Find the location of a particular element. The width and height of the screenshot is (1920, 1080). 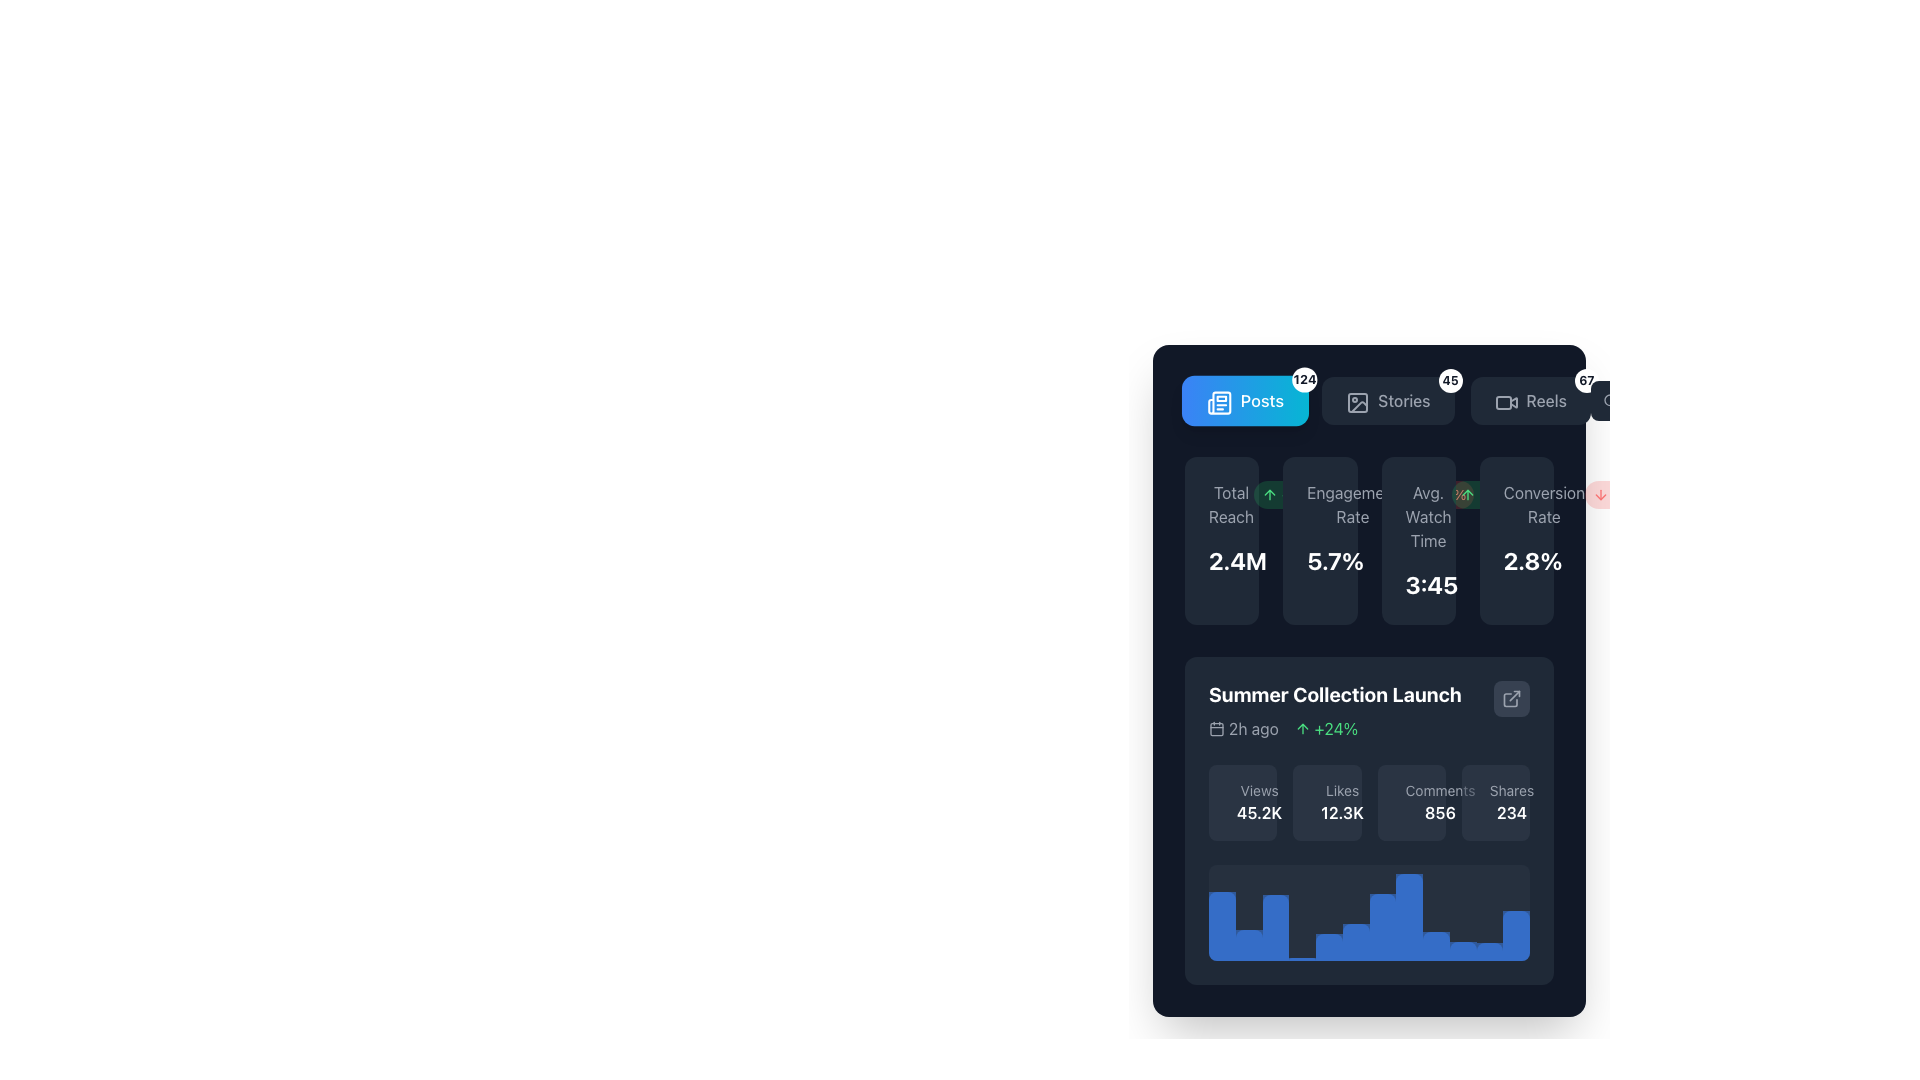

the 'Stories' button, which features a picture frame icon and a badge displaying '45' is located at coordinates (1368, 401).